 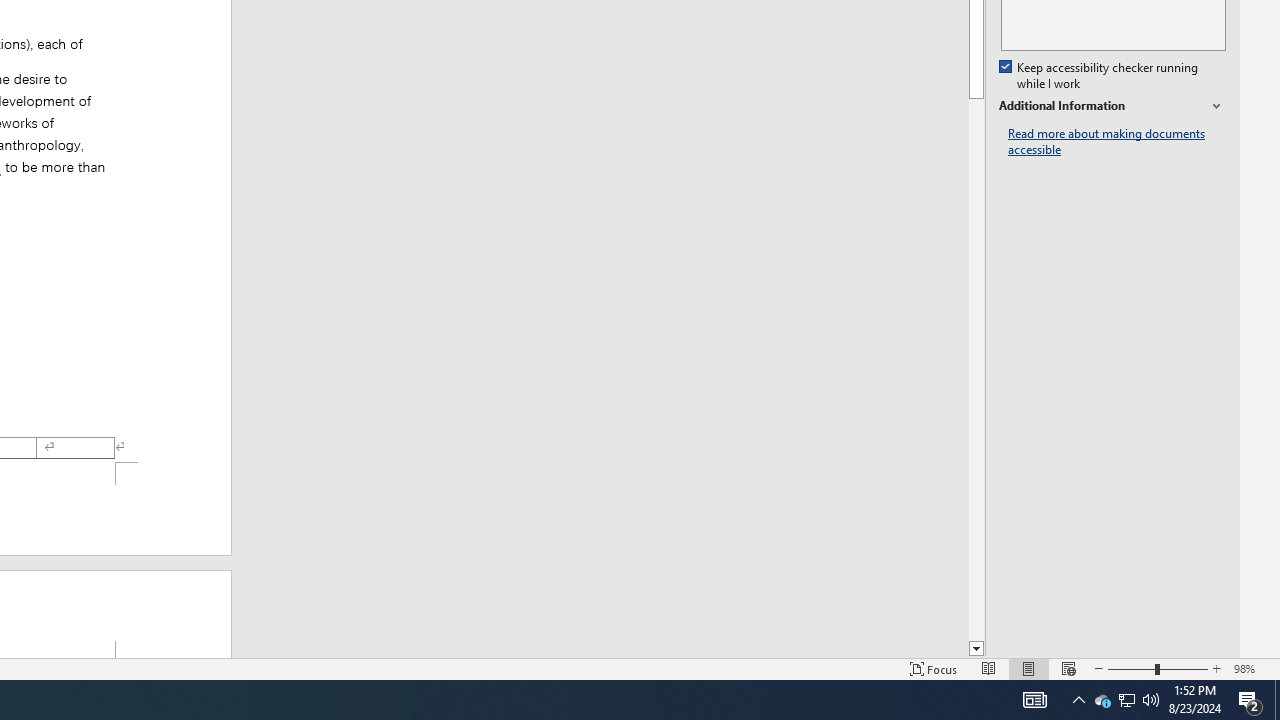 What do you see at coordinates (1216, 669) in the screenshot?
I see `'Zoom In'` at bounding box center [1216, 669].